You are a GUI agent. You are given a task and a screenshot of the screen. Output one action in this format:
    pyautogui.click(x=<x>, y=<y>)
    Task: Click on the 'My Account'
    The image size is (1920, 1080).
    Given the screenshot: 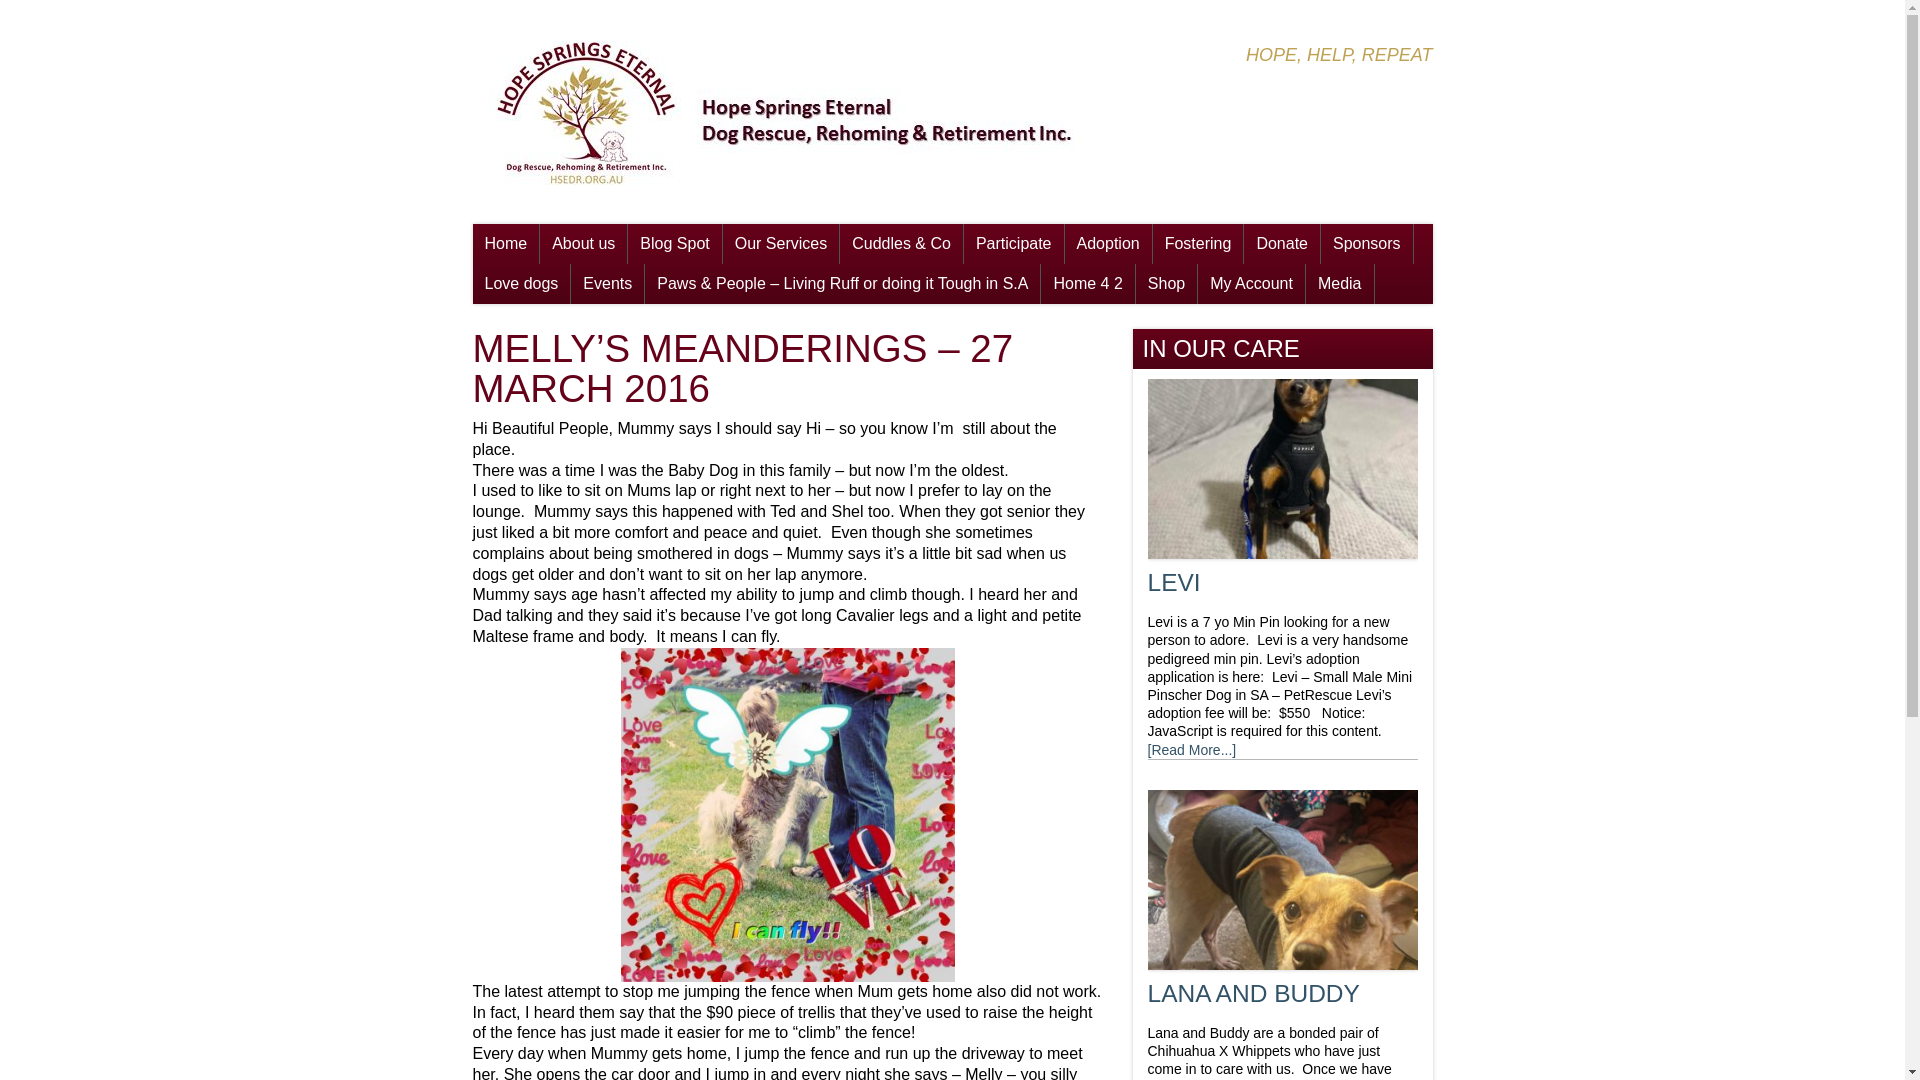 What is the action you would take?
    pyautogui.click(x=1250, y=284)
    